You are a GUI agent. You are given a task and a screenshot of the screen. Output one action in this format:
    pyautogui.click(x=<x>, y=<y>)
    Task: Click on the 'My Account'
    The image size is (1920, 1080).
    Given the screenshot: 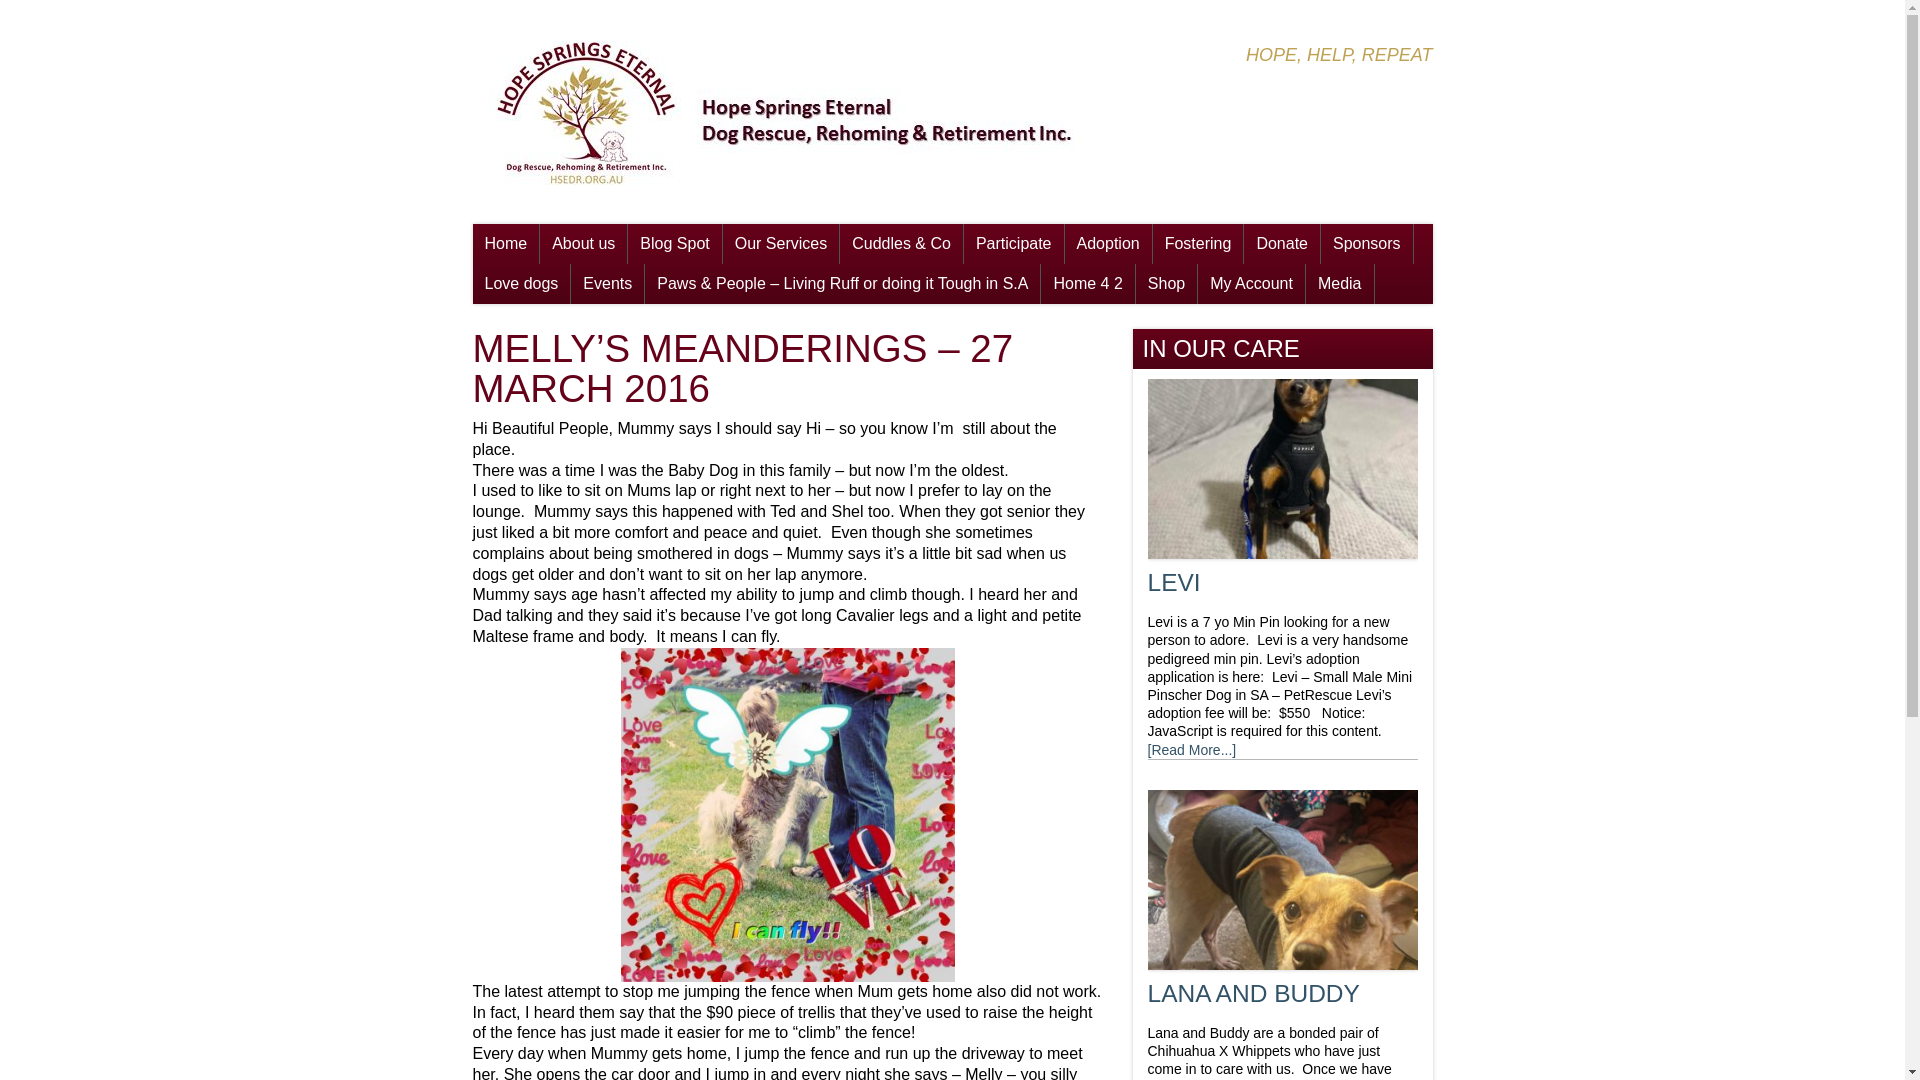 What is the action you would take?
    pyautogui.click(x=1250, y=284)
    